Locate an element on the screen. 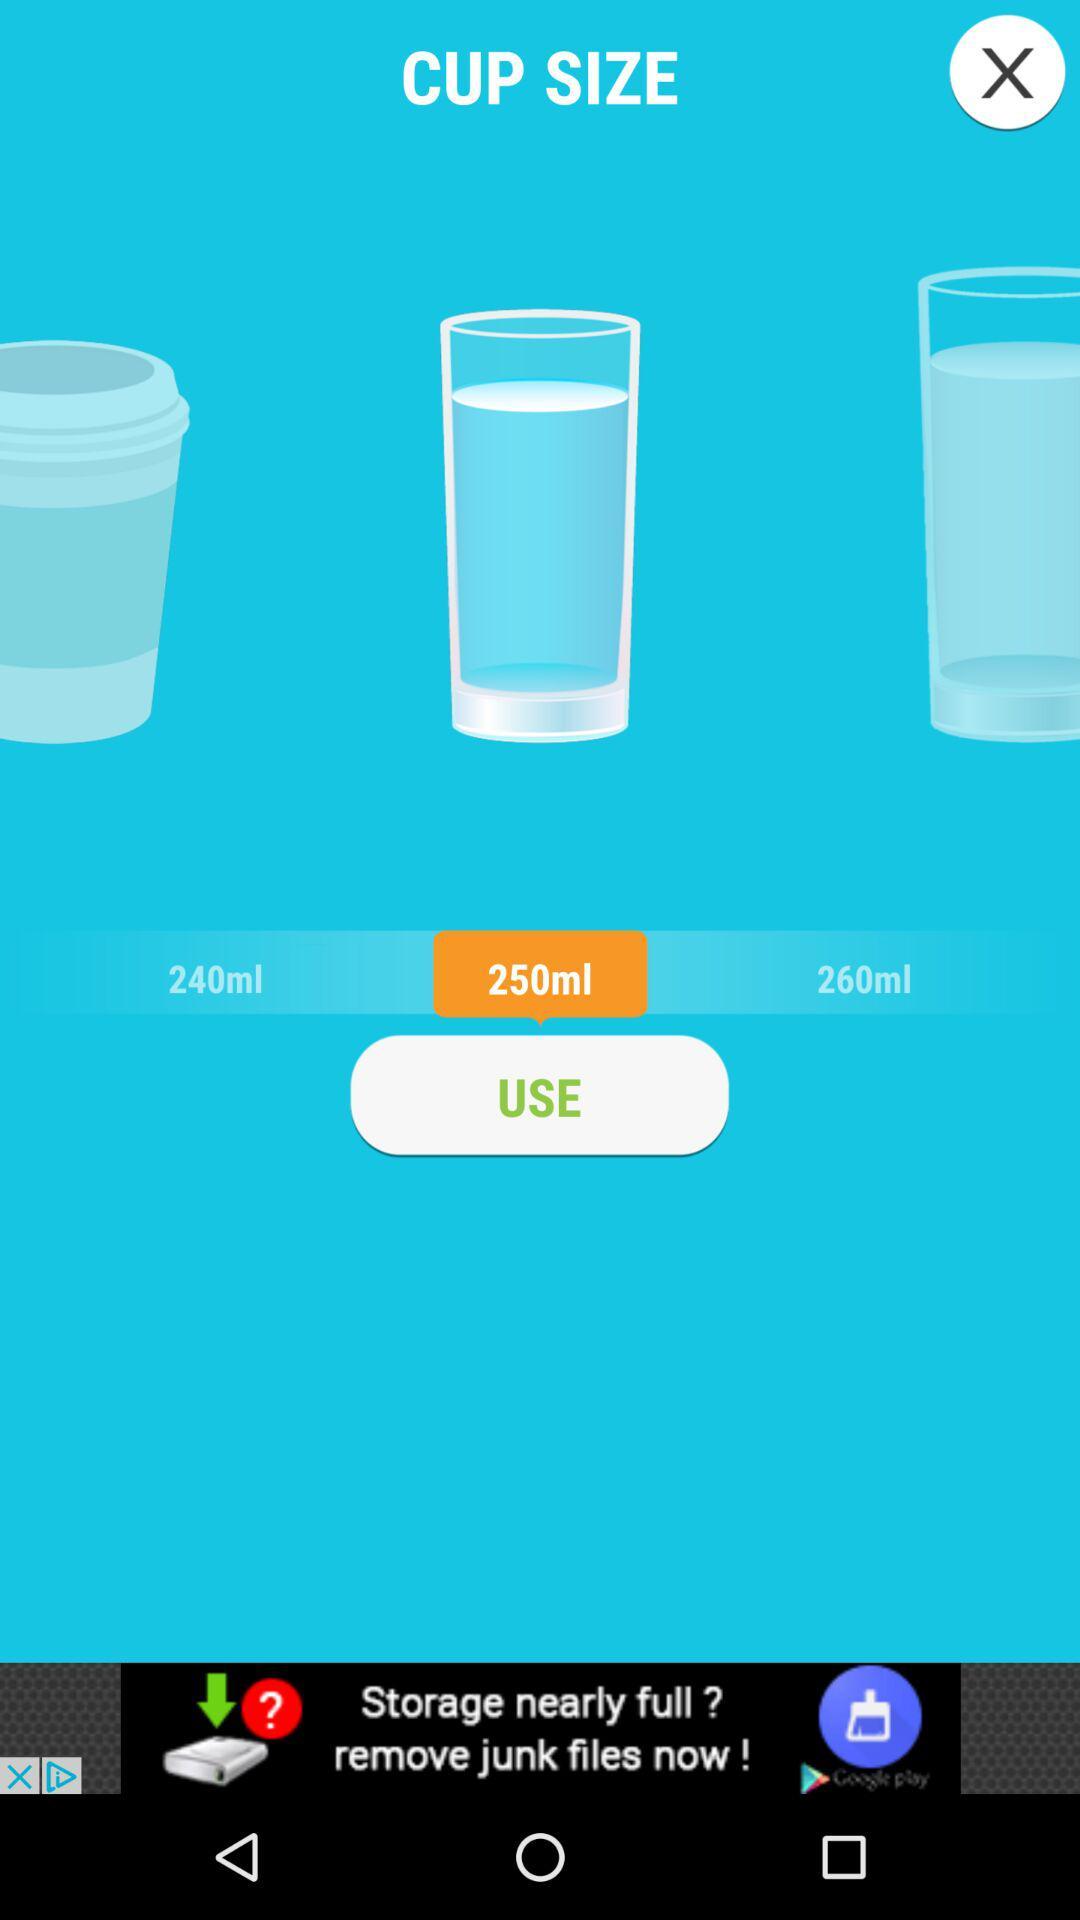 Image resolution: width=1080 pixels, height=1920 pixels. the close icon is located at coordinates (1007, 72).